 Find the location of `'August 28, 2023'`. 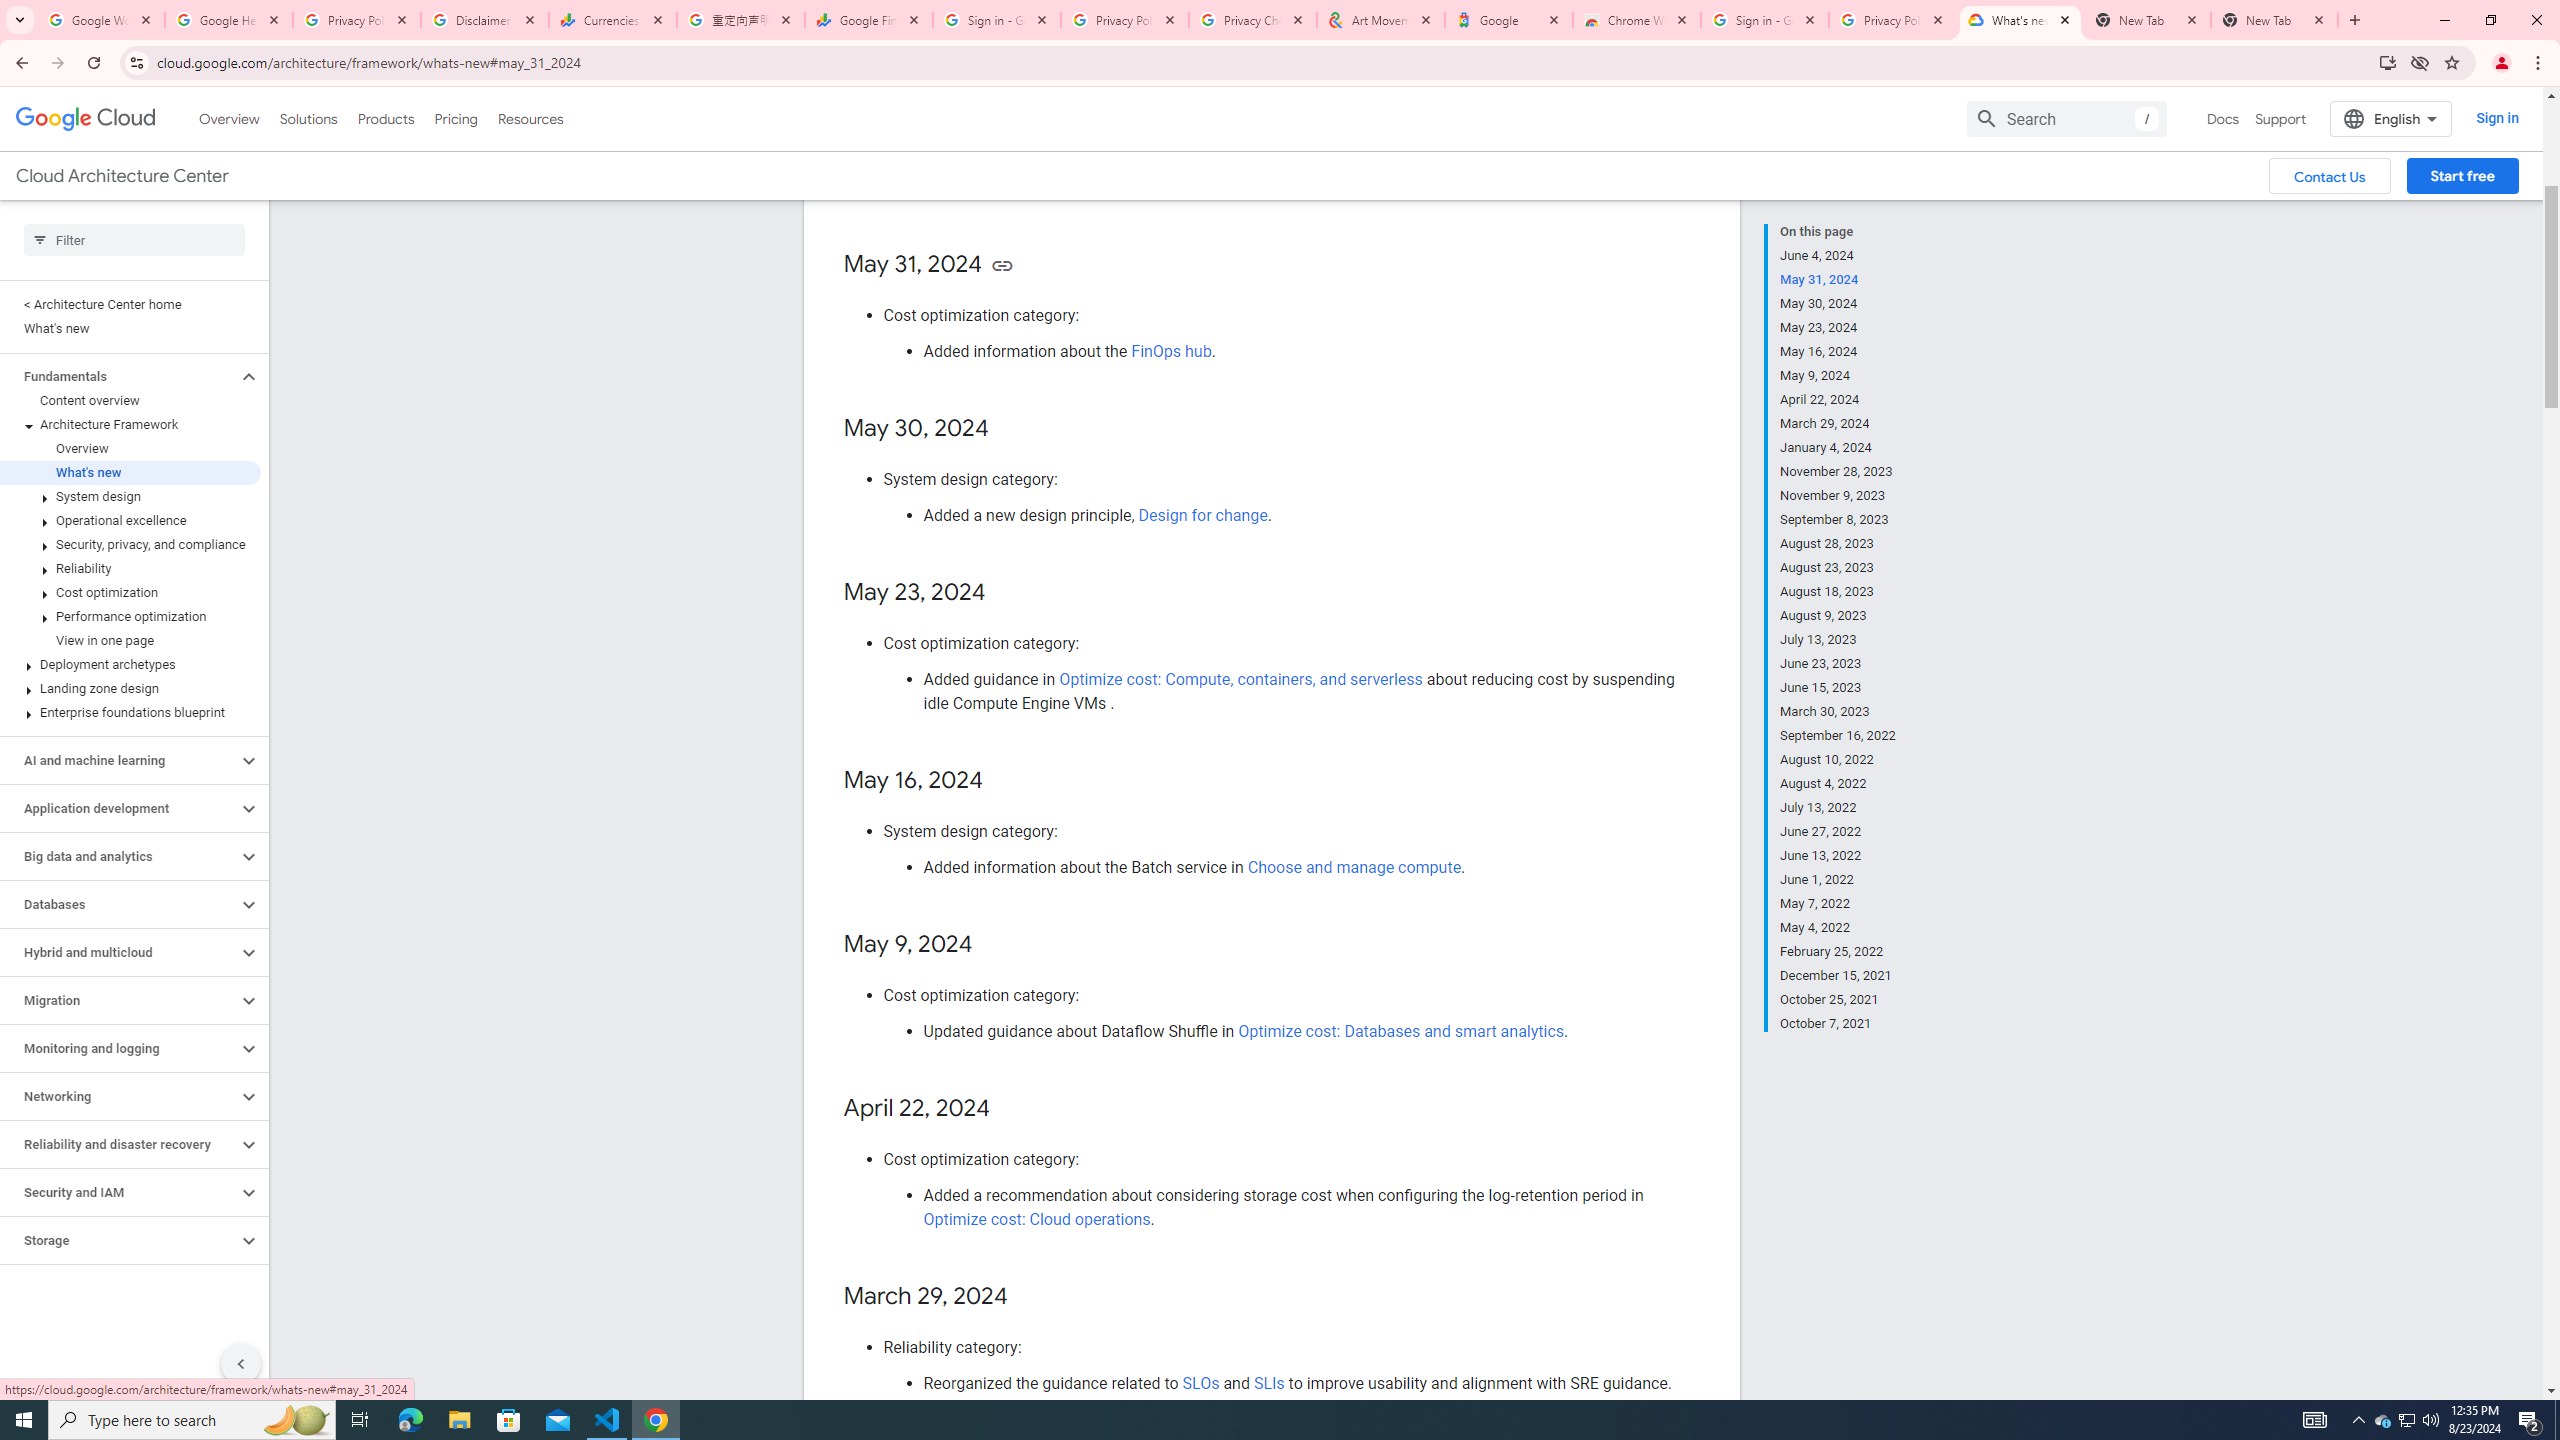

'August 28, 2023' is located at coordinates (1838, 543).